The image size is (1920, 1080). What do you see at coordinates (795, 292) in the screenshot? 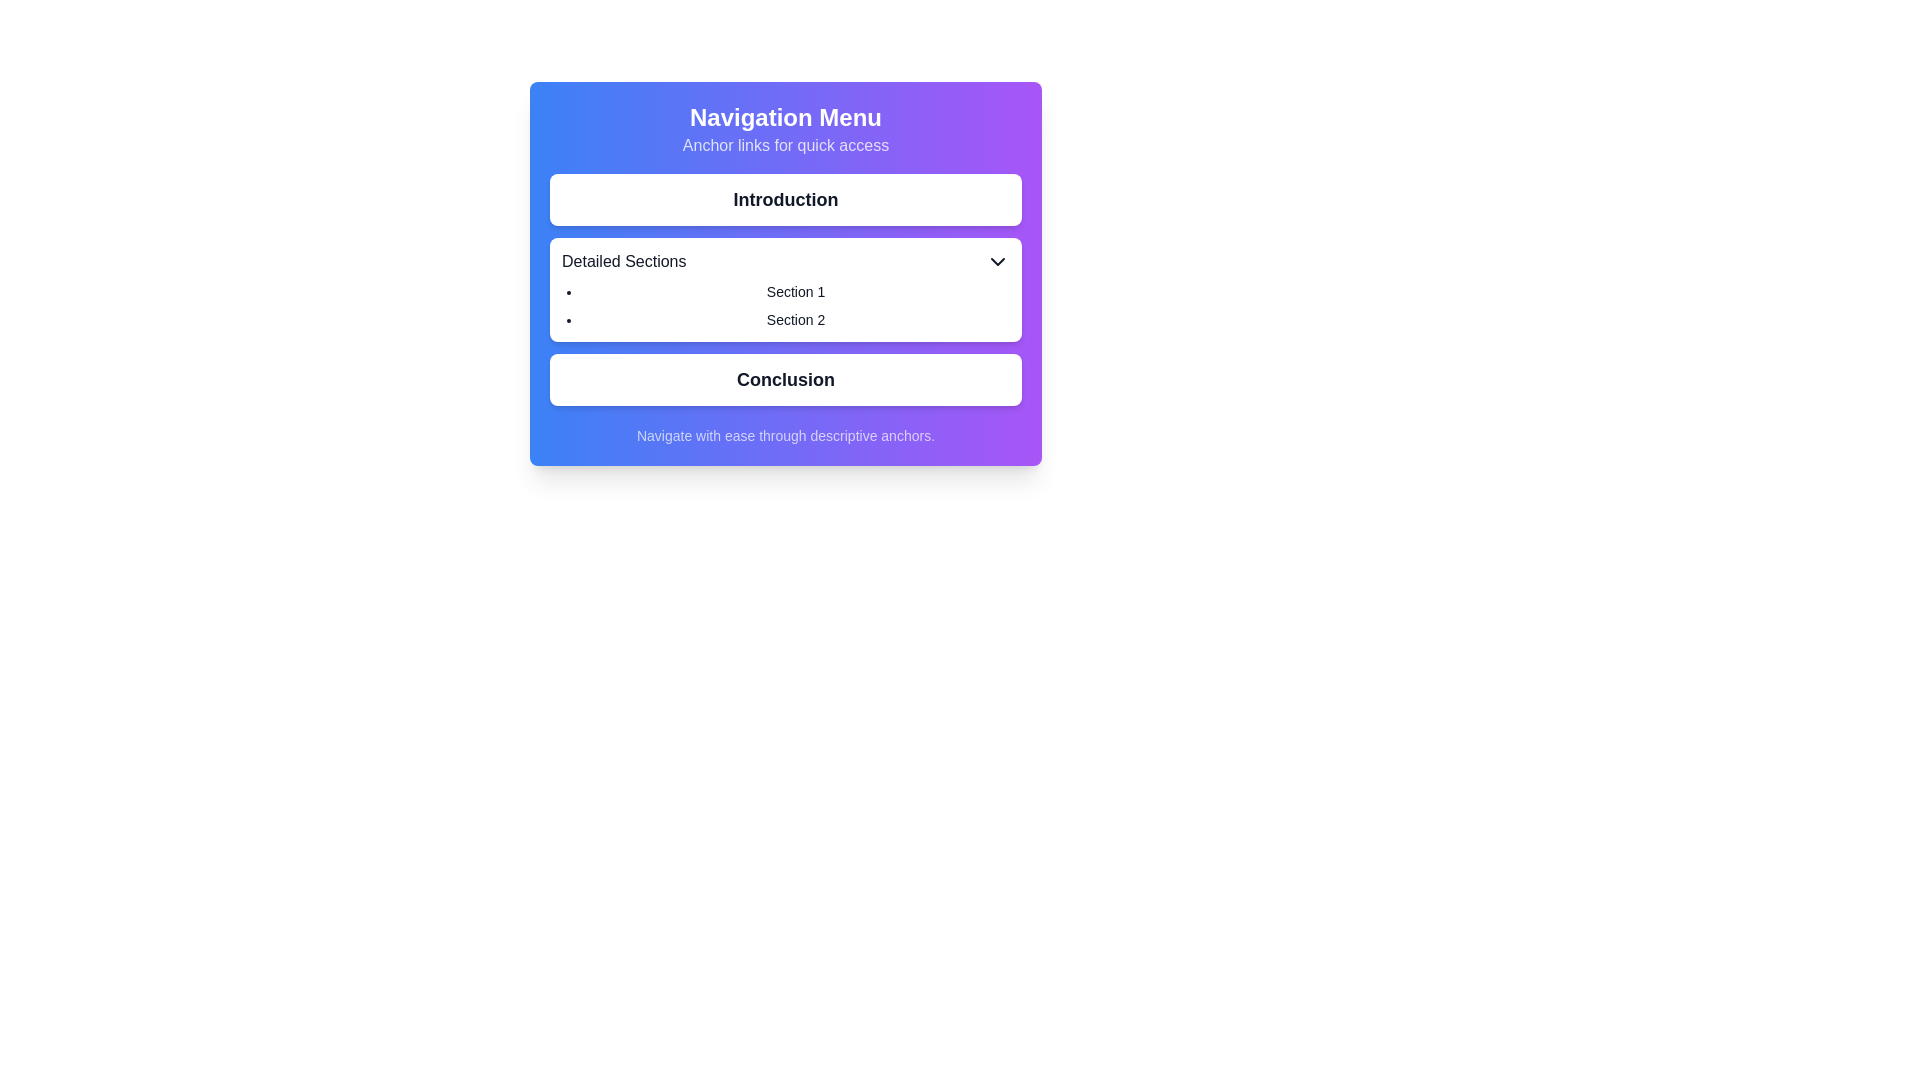
I see `the text-based link labeled 'Section 1'` at bounding box center [795, 292].